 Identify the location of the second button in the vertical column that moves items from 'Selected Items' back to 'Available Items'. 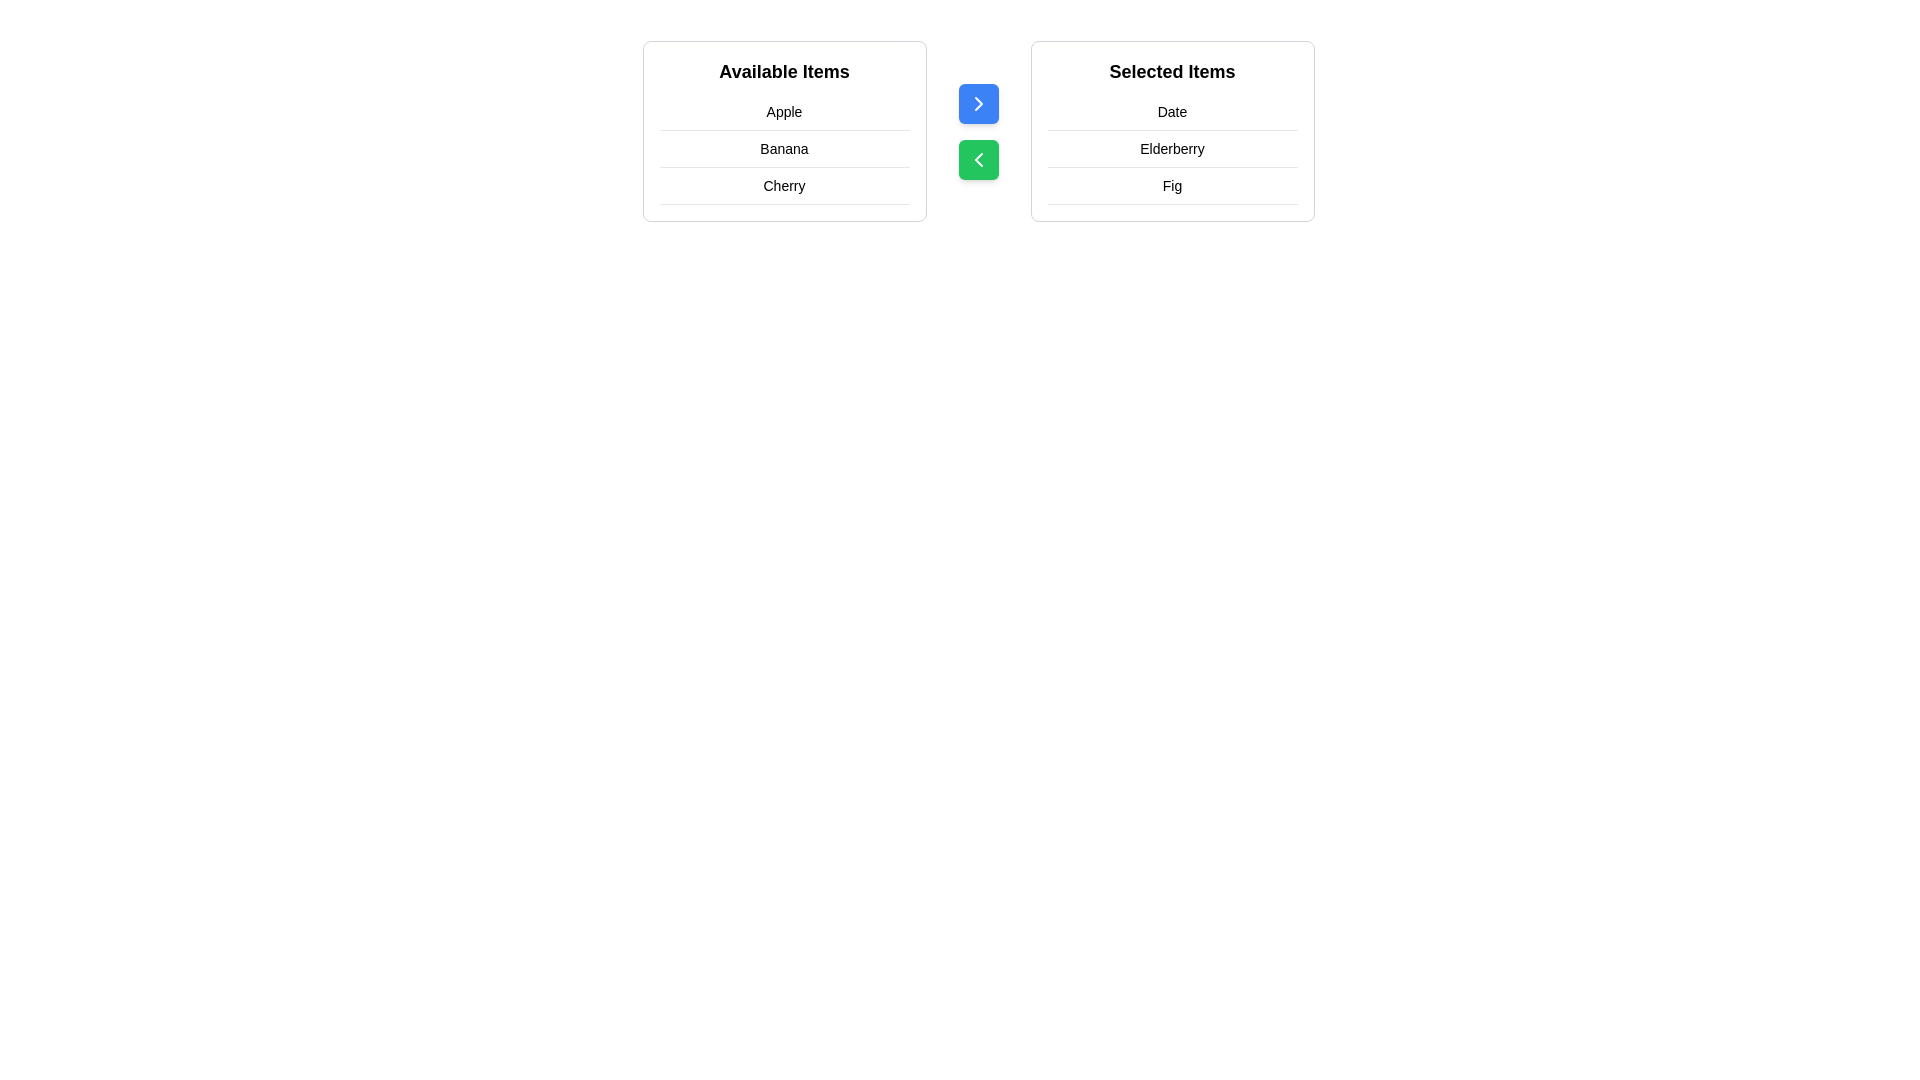
(978, 158).